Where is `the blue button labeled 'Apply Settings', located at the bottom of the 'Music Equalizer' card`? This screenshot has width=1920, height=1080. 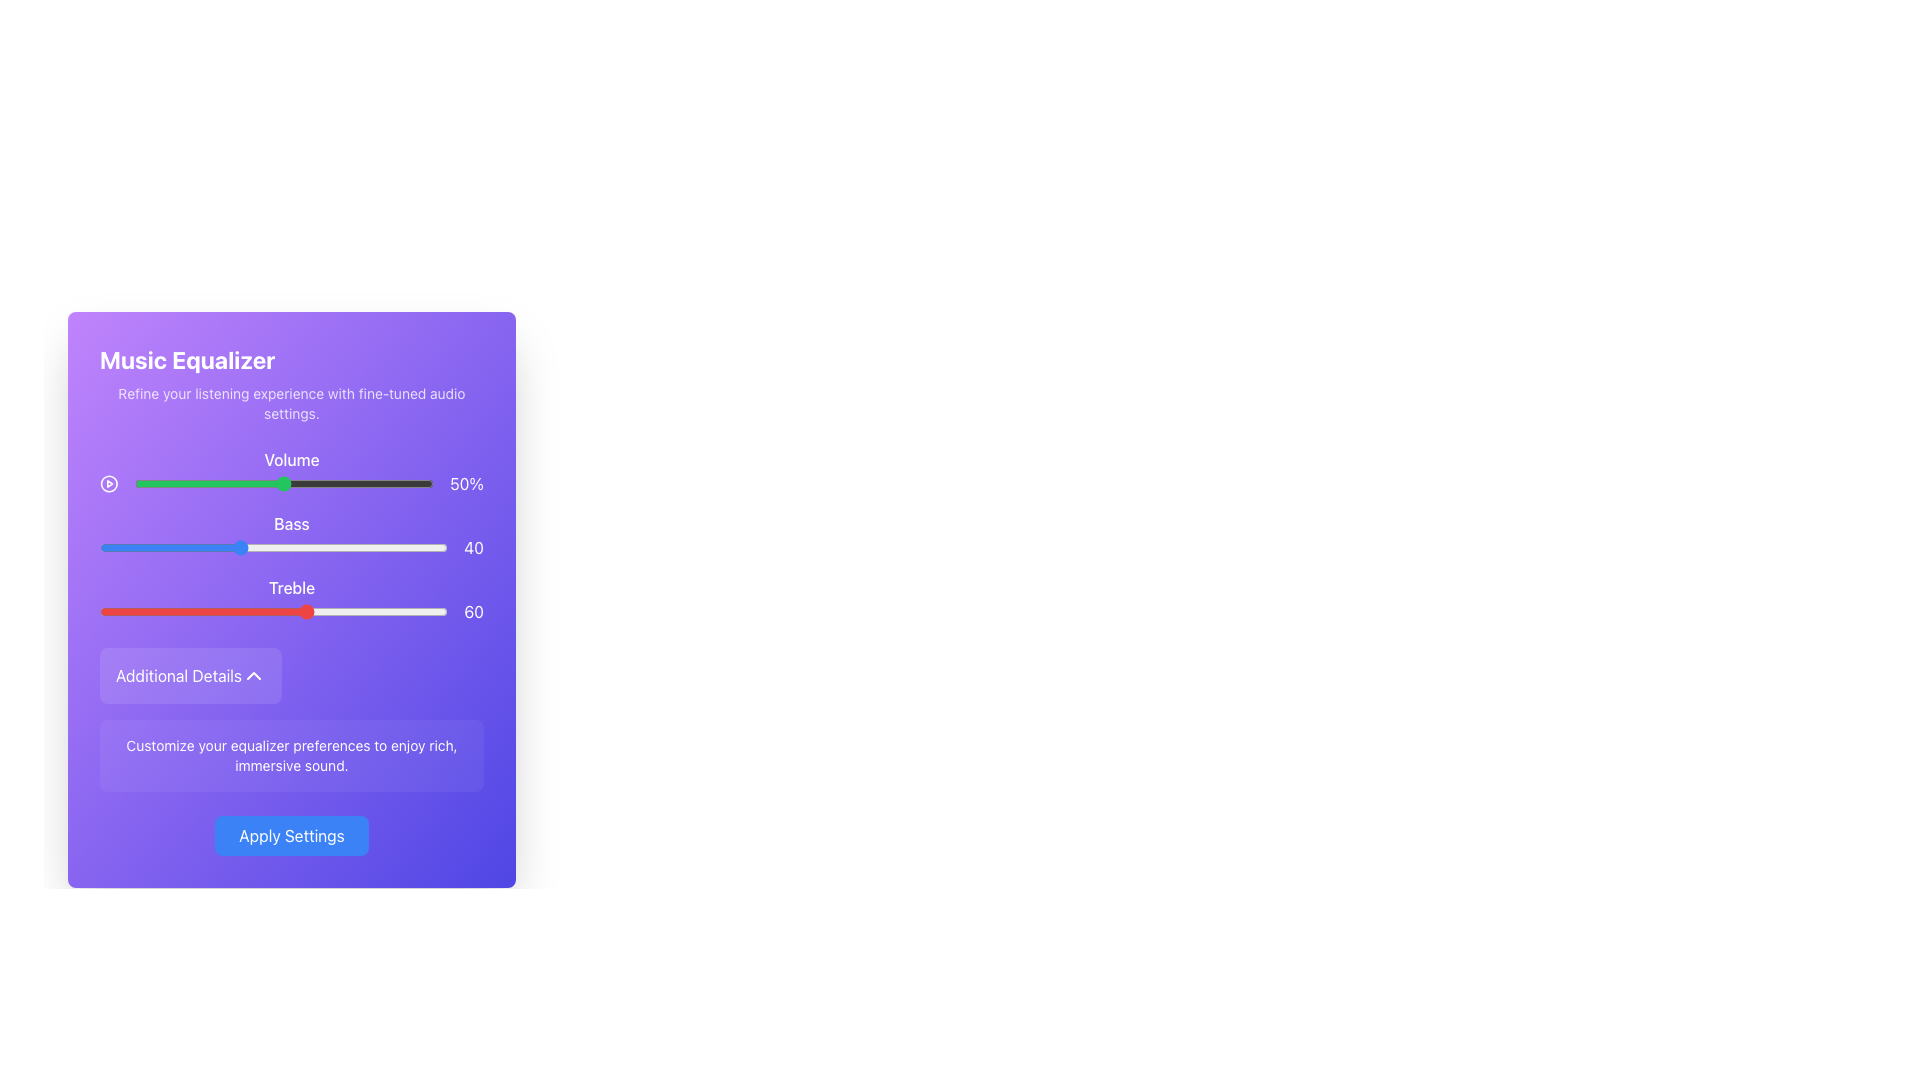
the blue button labeled 'Apply Settings', located at the bottom of the 'Music Equalizer' card is located at coordinates (291, 836).